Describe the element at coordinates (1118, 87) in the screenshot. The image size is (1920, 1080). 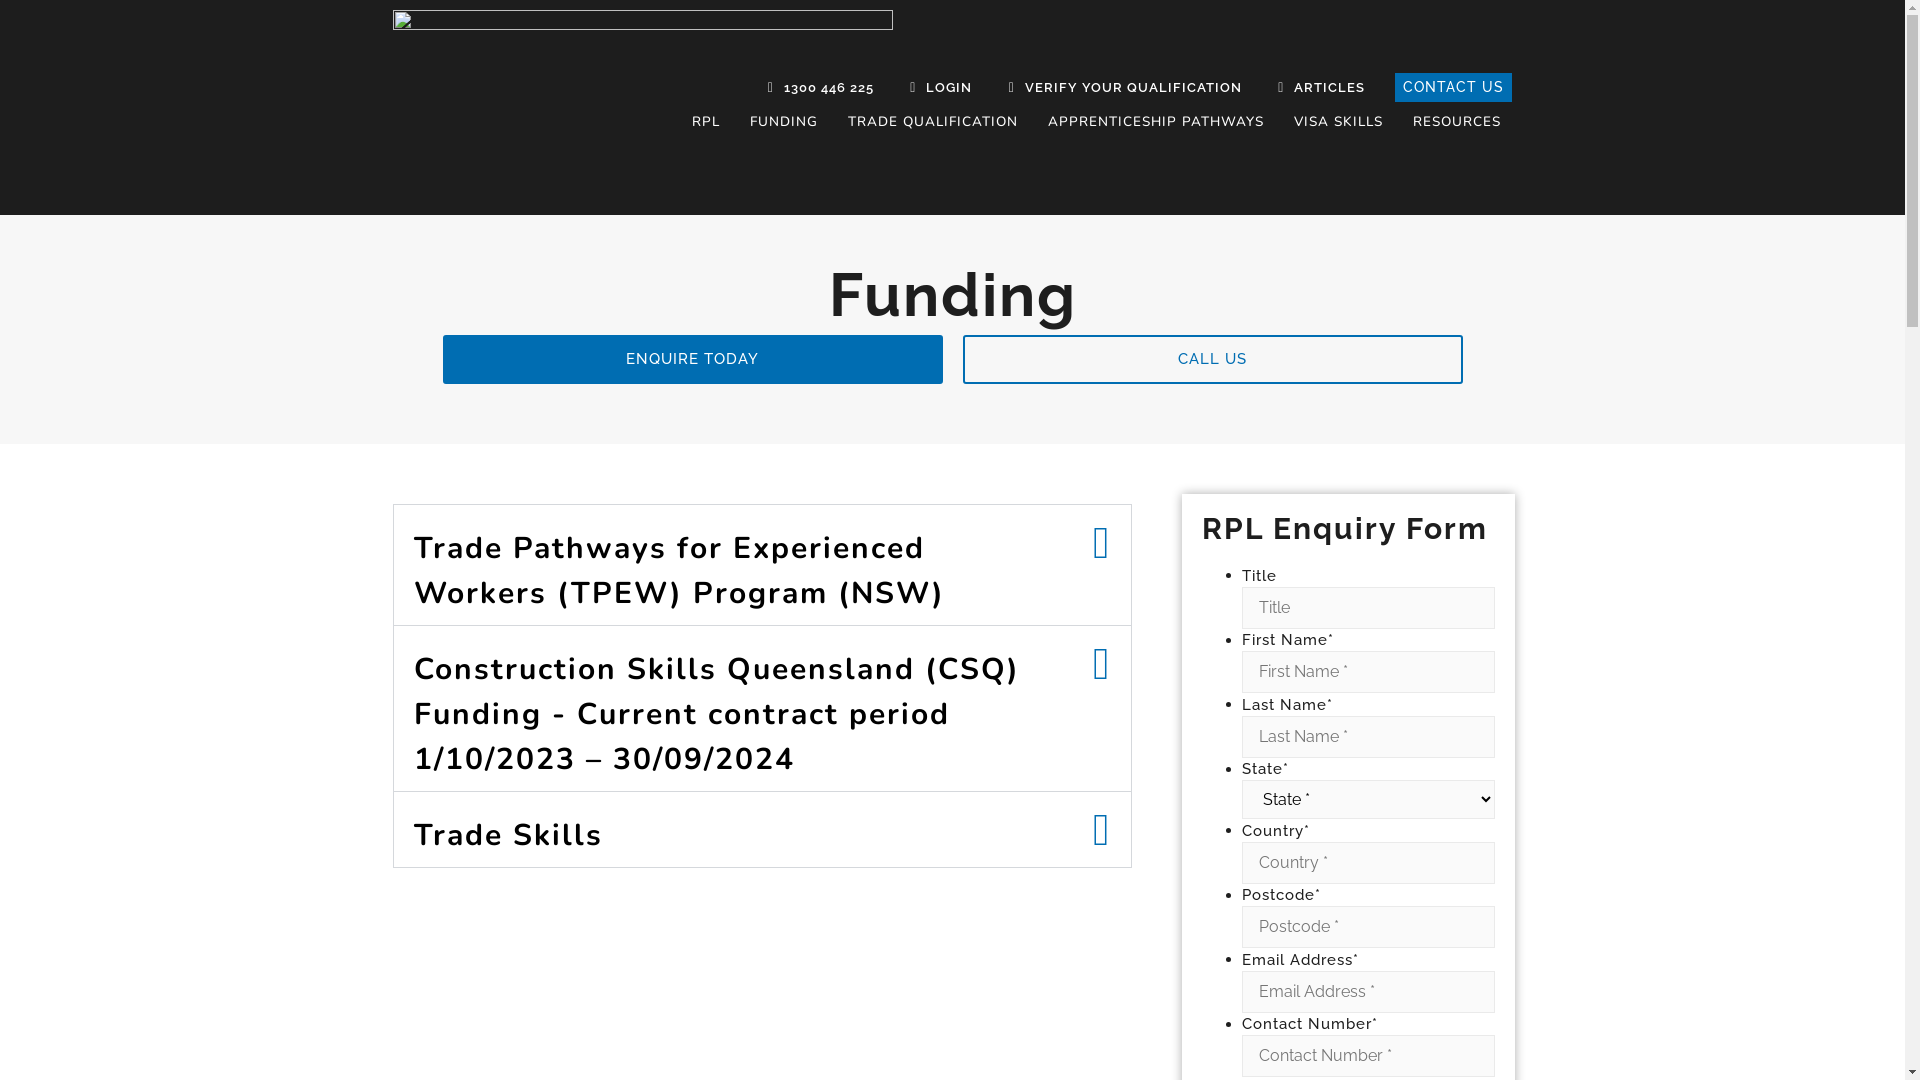
I see `'VERIFY YOUR QUALIFICATION'` at that location.